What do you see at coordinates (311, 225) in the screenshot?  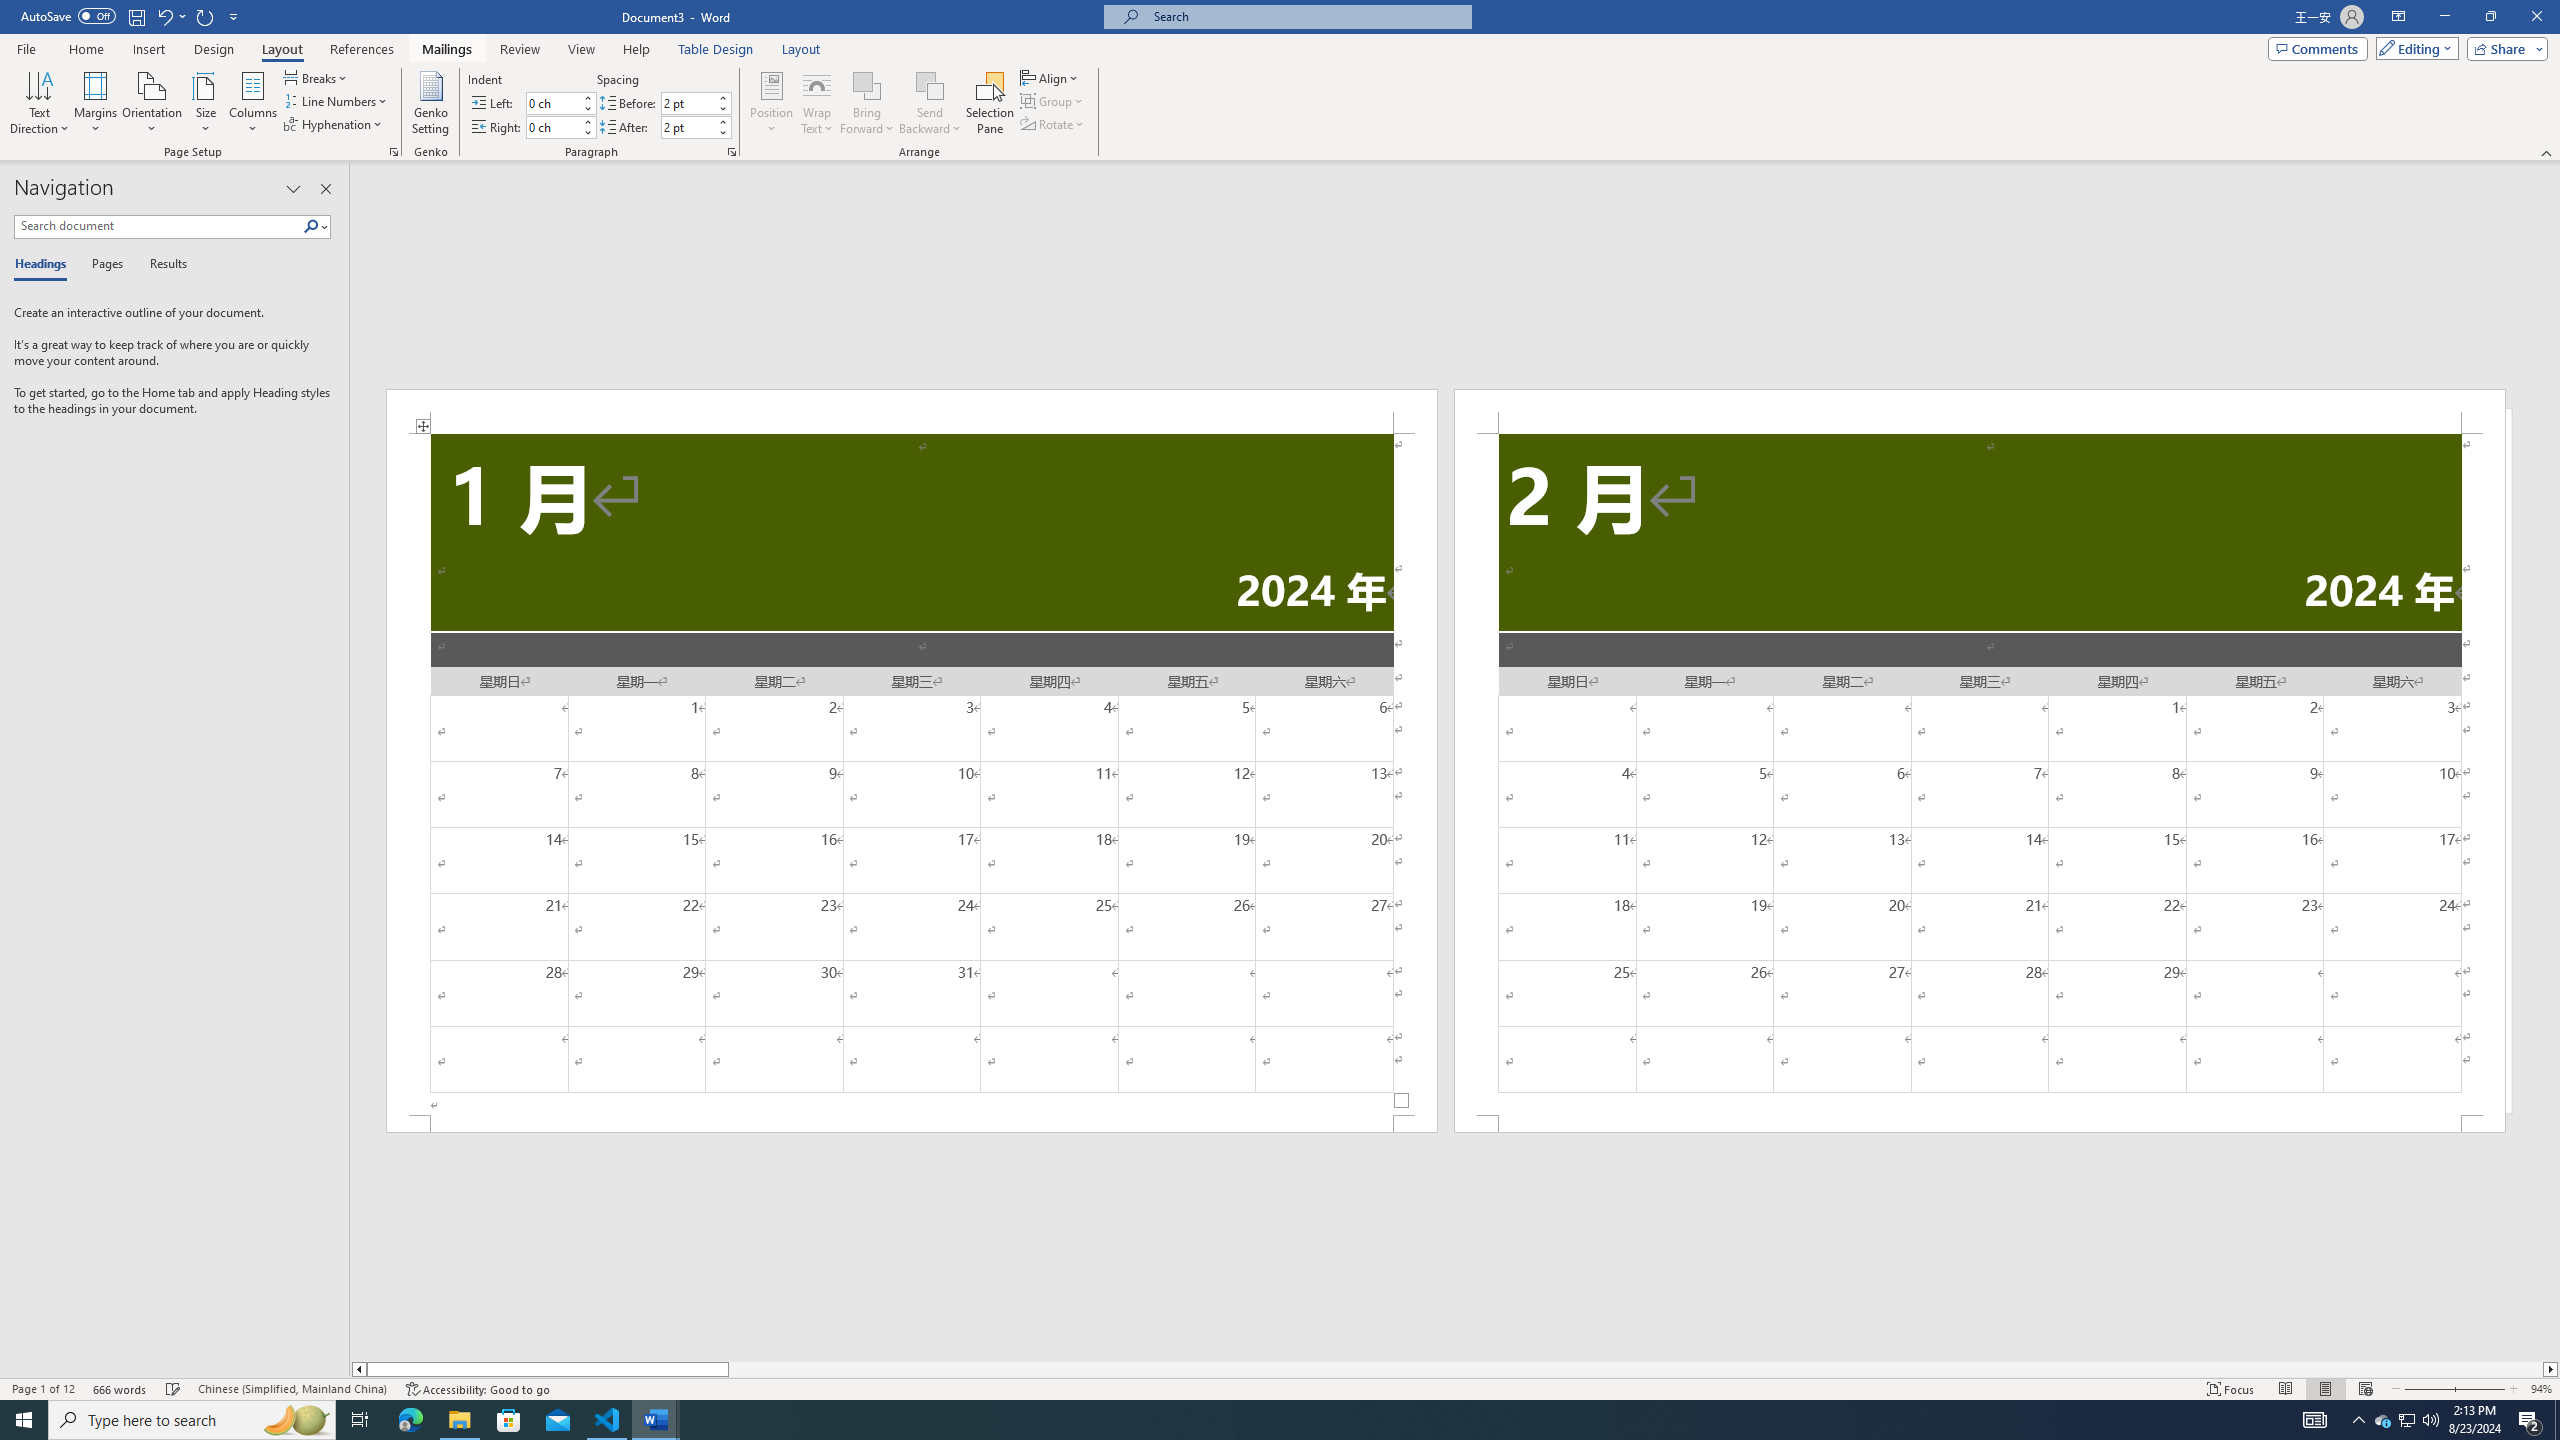 I see `'Class: NetUIImage'` at bounding box center [311, 225].